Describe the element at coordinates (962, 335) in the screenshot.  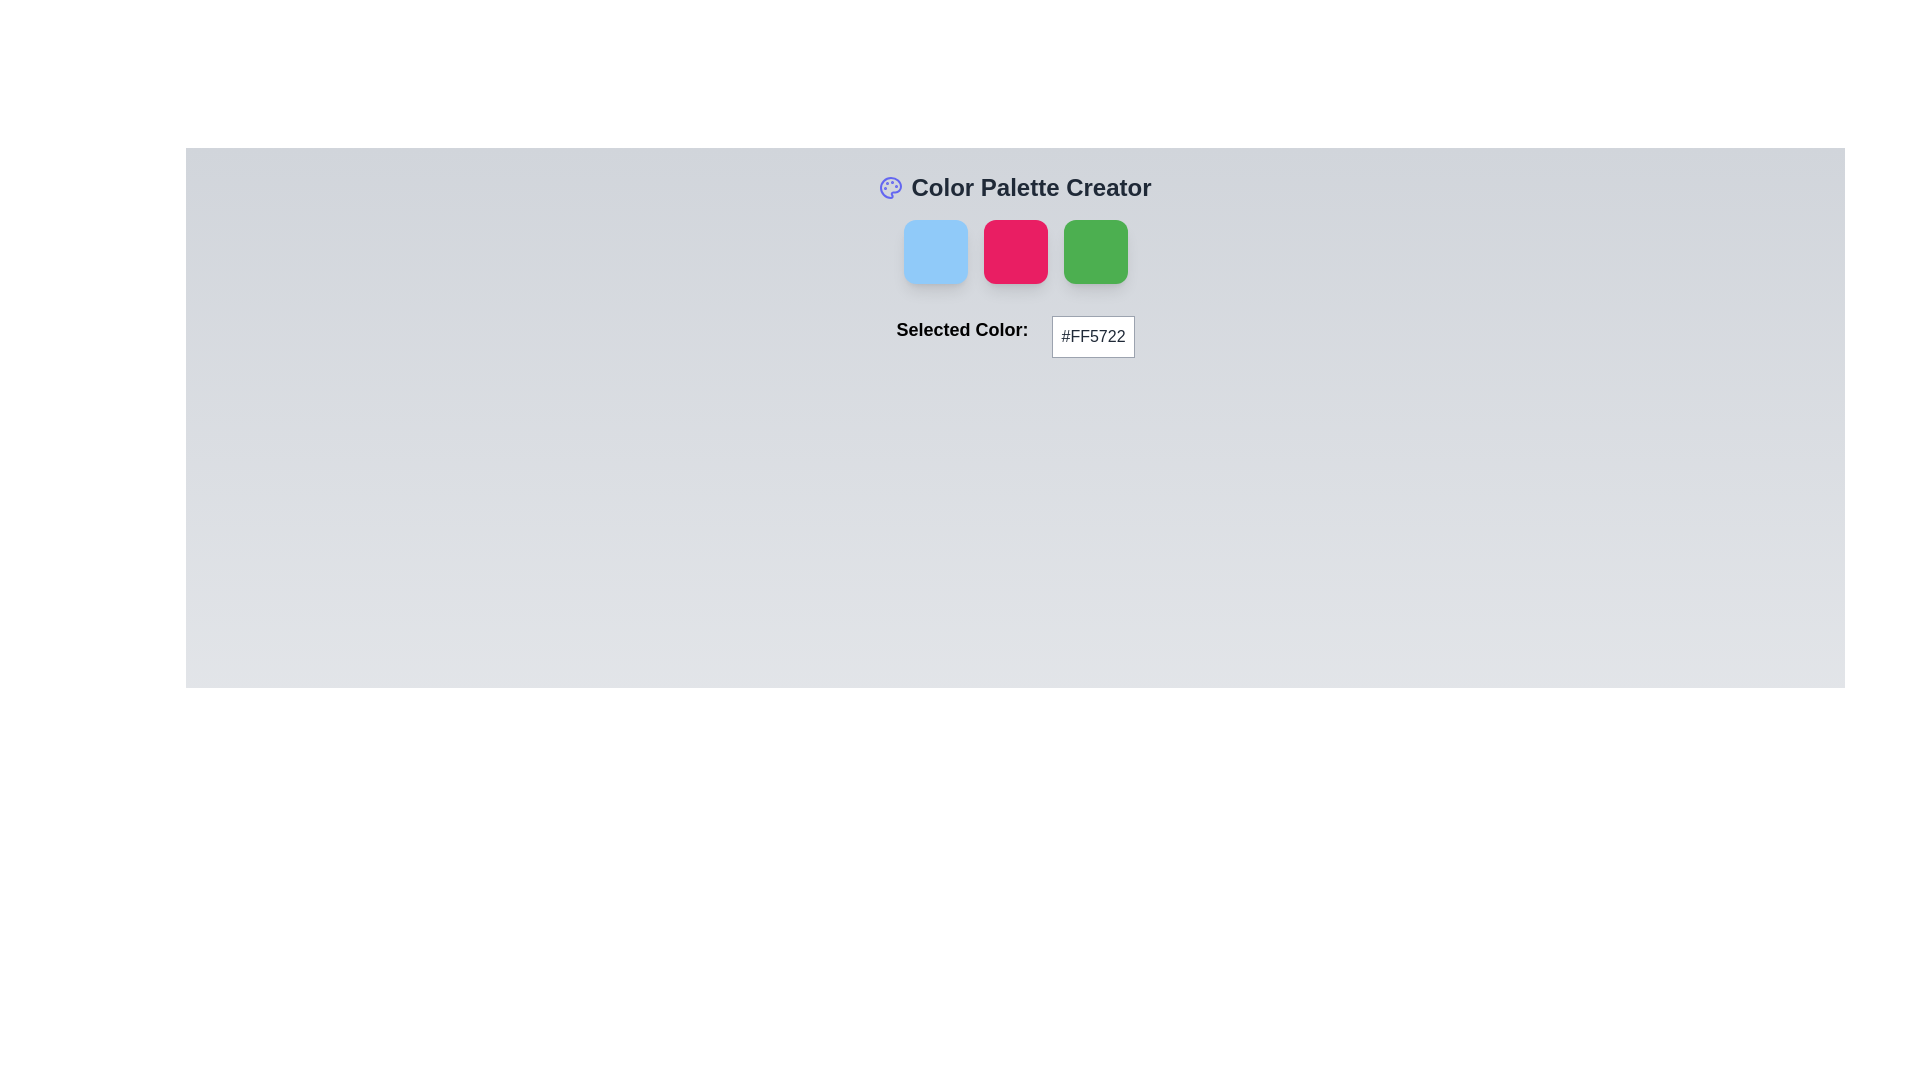
I see `the Text Label displaying 'Selected Color:' which is positioned to the left of the color code box in the horizontal layout` at that location.